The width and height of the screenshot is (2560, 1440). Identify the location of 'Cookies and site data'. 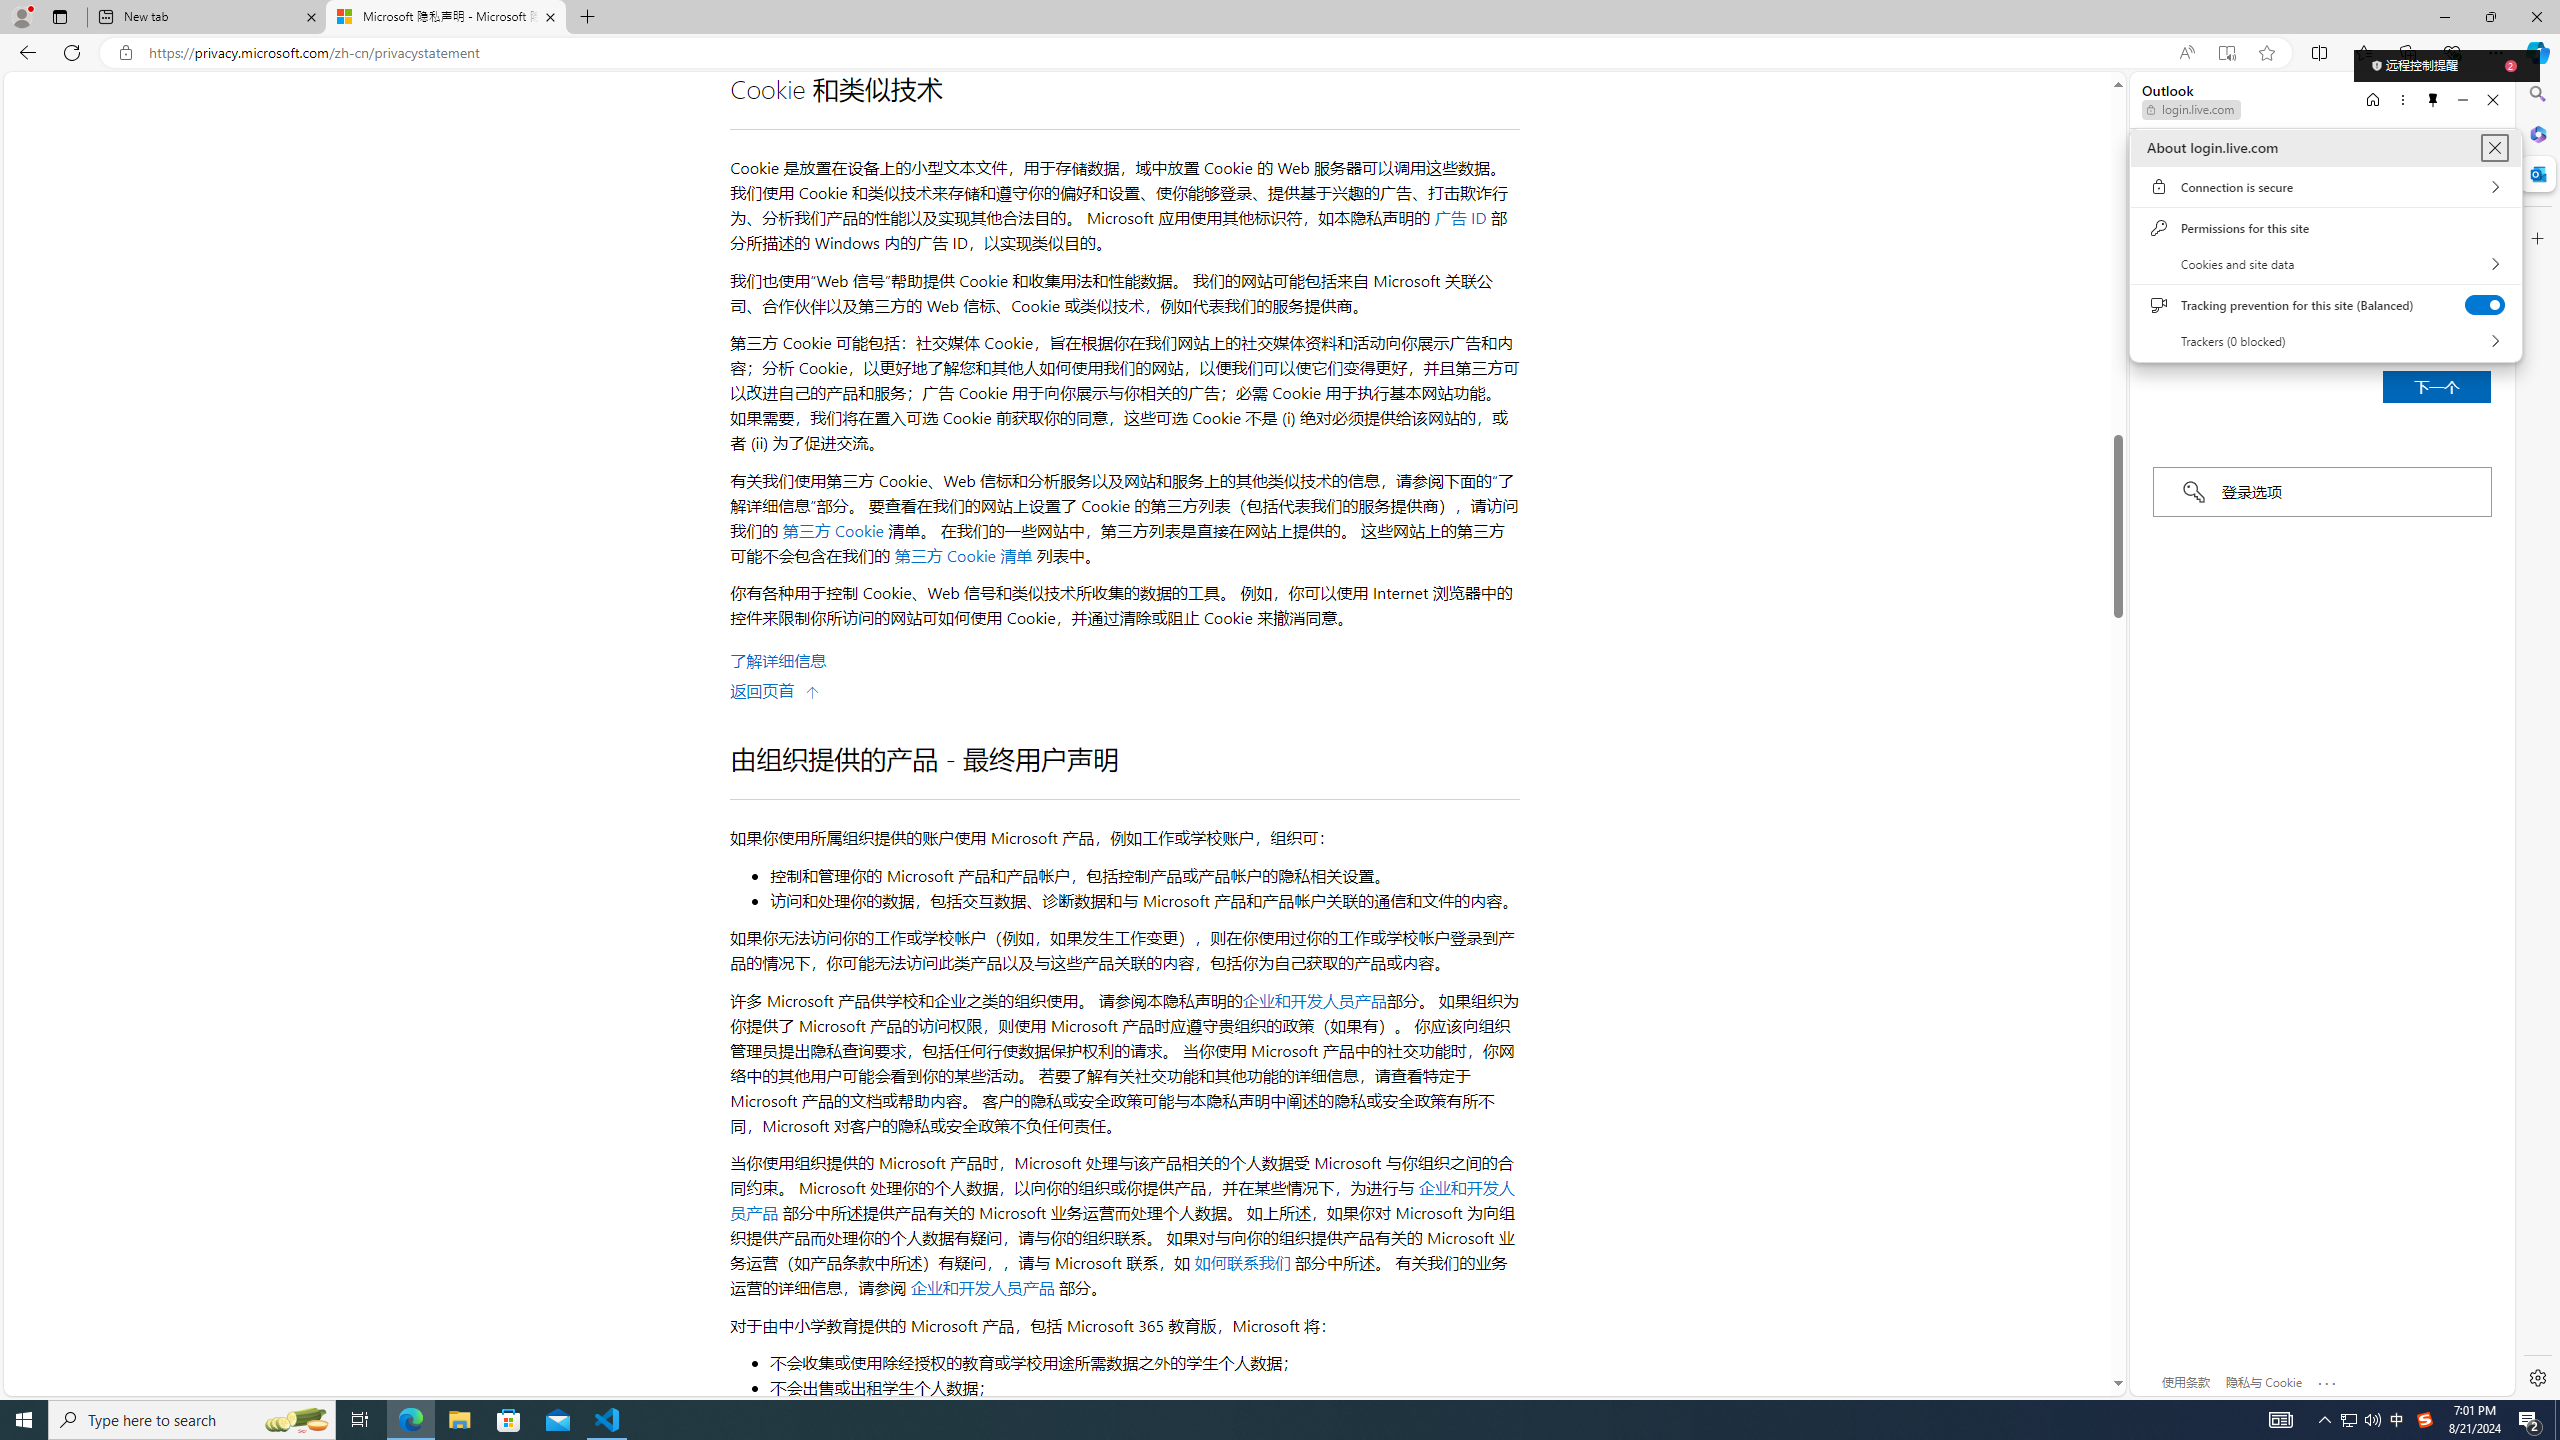
(2324, 264).